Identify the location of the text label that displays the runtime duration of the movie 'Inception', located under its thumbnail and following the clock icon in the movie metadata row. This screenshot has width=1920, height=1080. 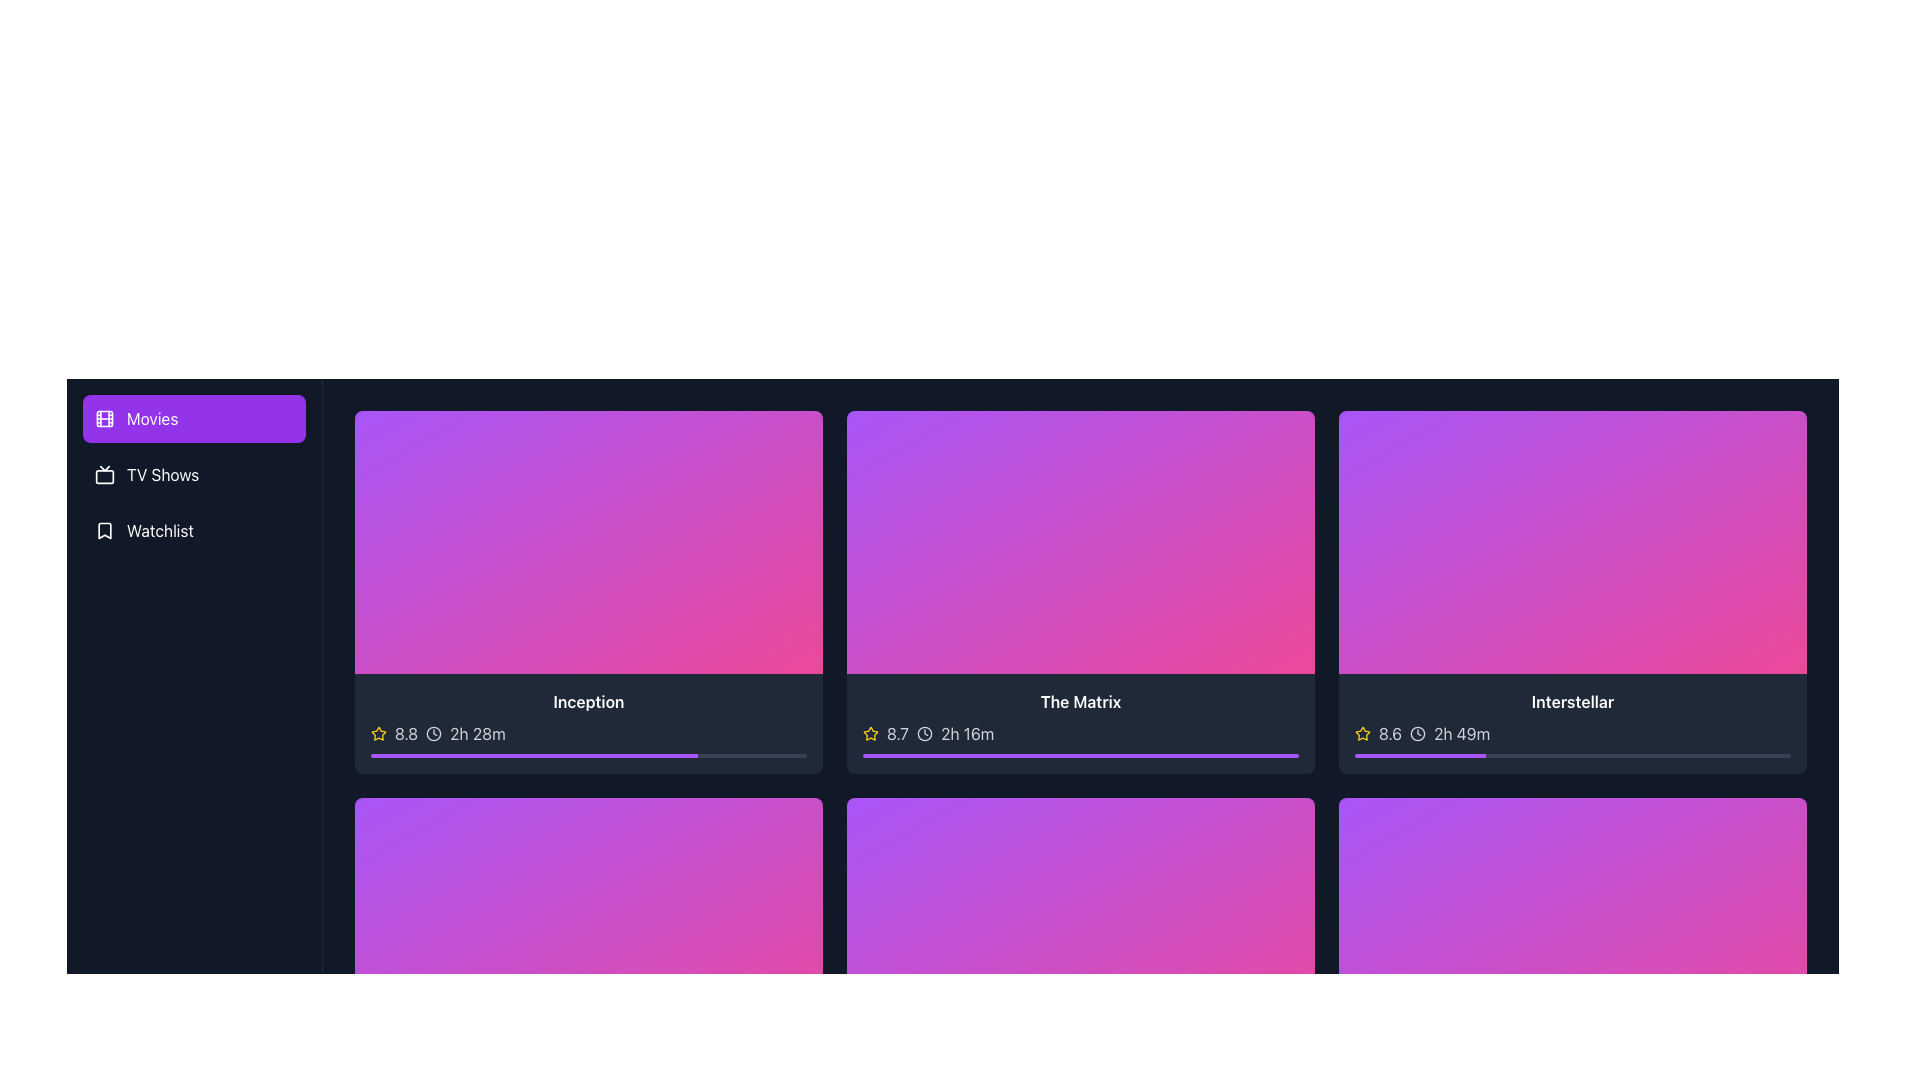
(476, 734).